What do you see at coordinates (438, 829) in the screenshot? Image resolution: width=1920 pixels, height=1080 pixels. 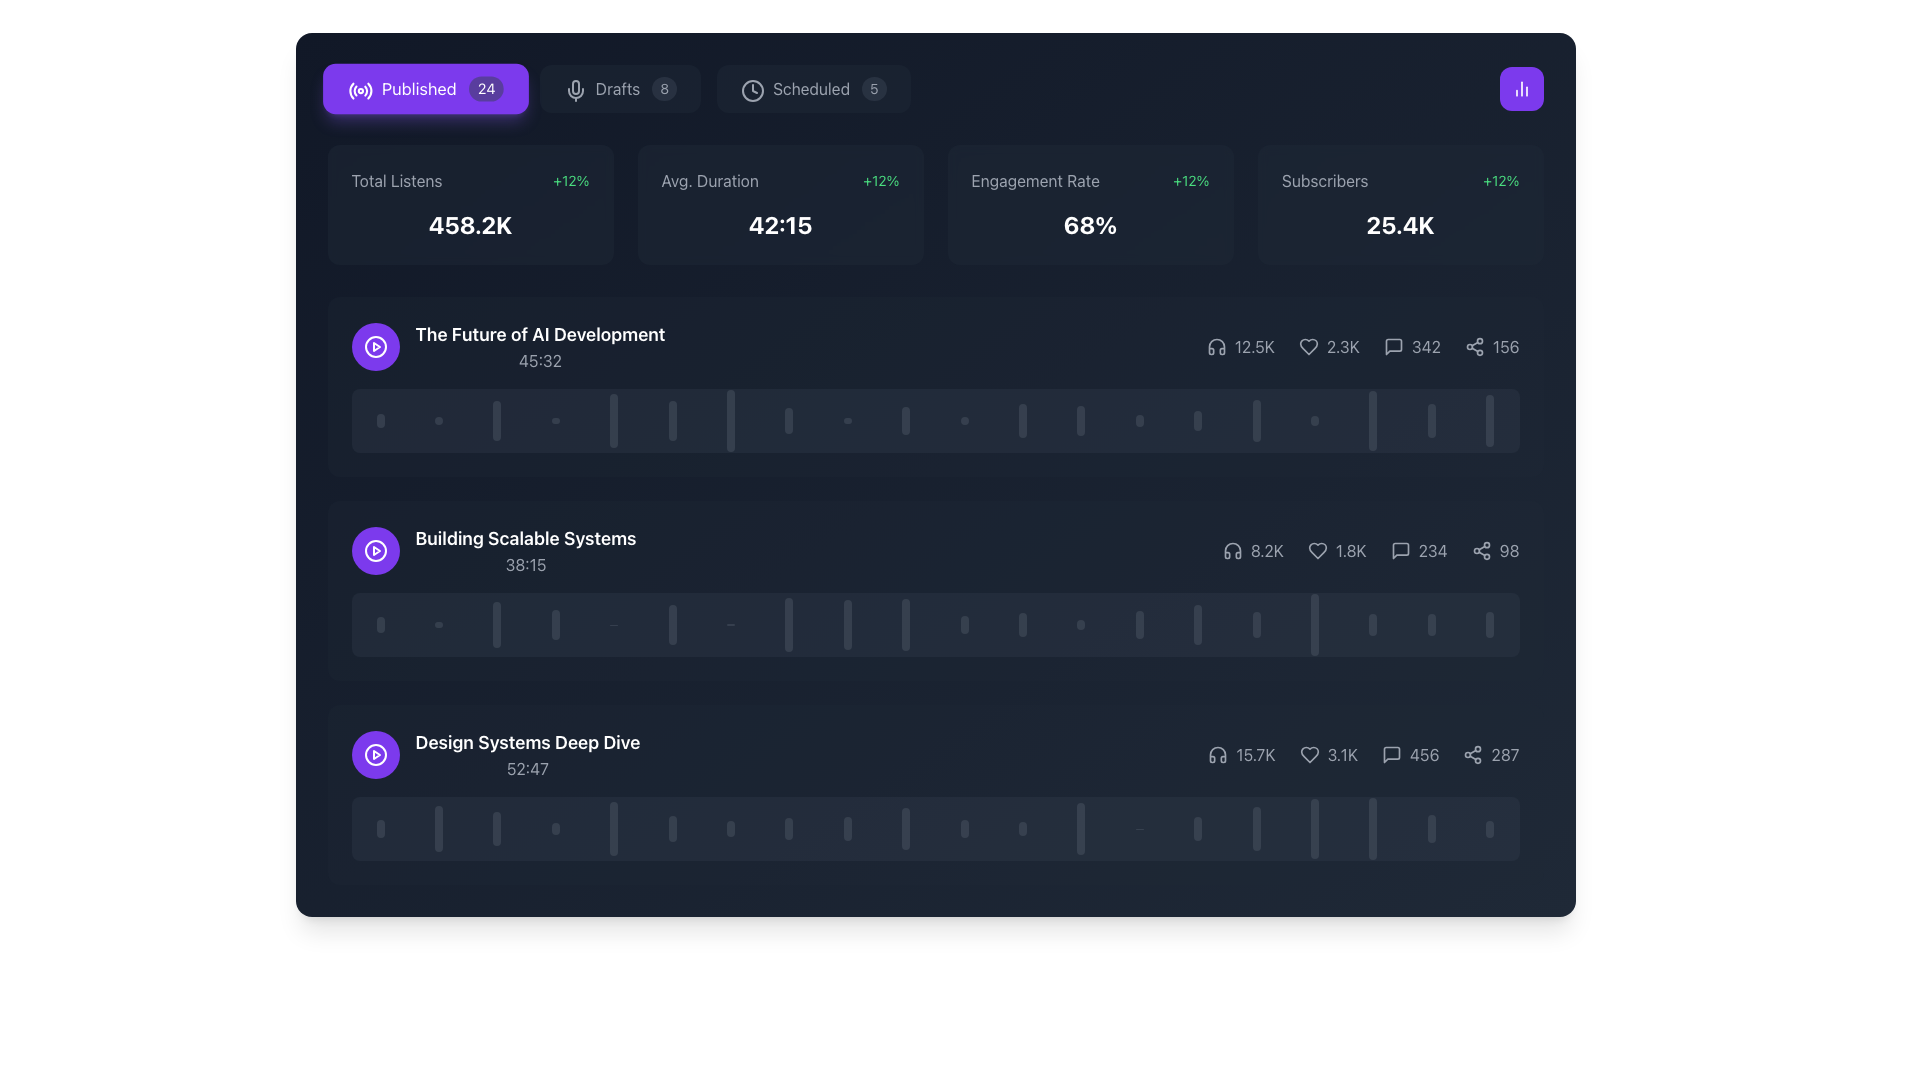 I see `the vertical rectangular Progress indicator component with rounded ends, located in the timeline section for 'Design Systems Deep Dive'` at bounding box center [438, 829].